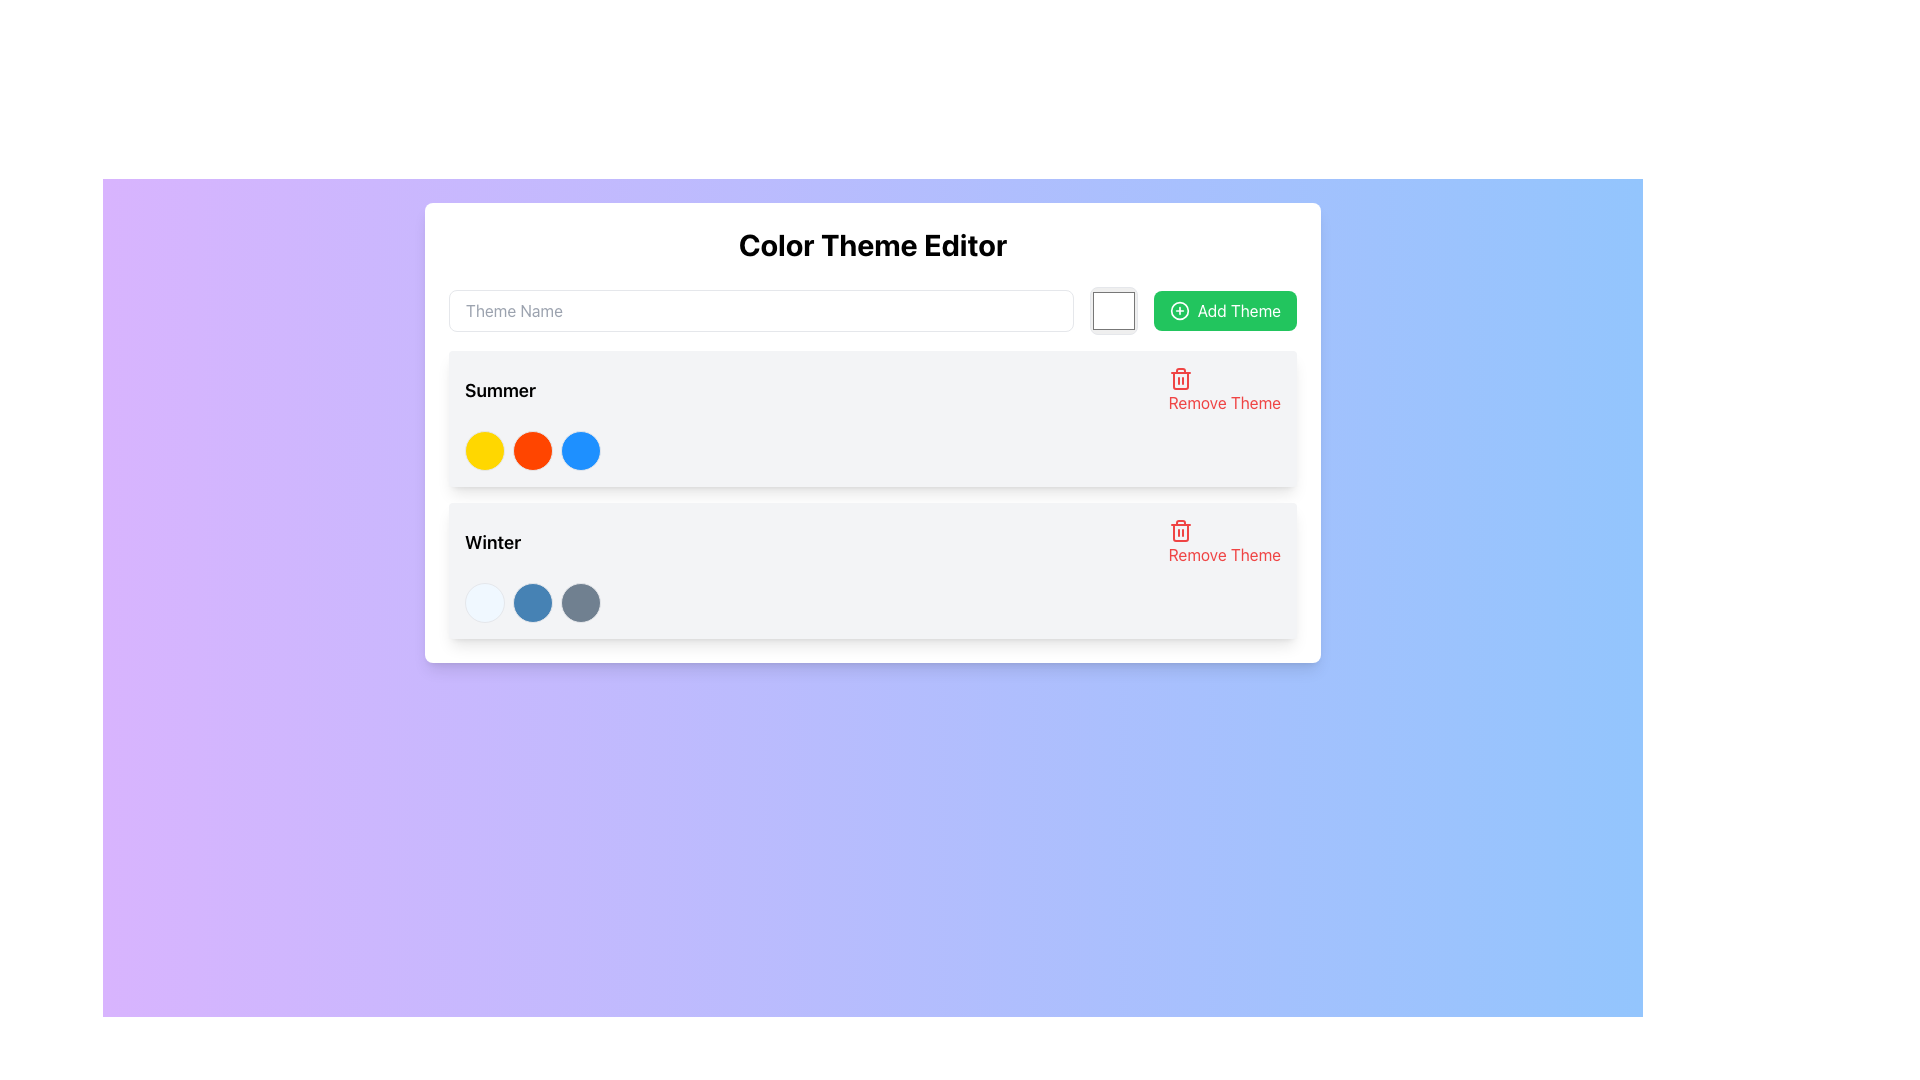 This screenshot has width=1920, height=1080. Describe the element at coordinates (1180, 378) in the screenshot. I see `the red trash can icon located in the top-right corner of the 'Summer' theme card, adjacent to the 'Remove Theme' text` at that location.